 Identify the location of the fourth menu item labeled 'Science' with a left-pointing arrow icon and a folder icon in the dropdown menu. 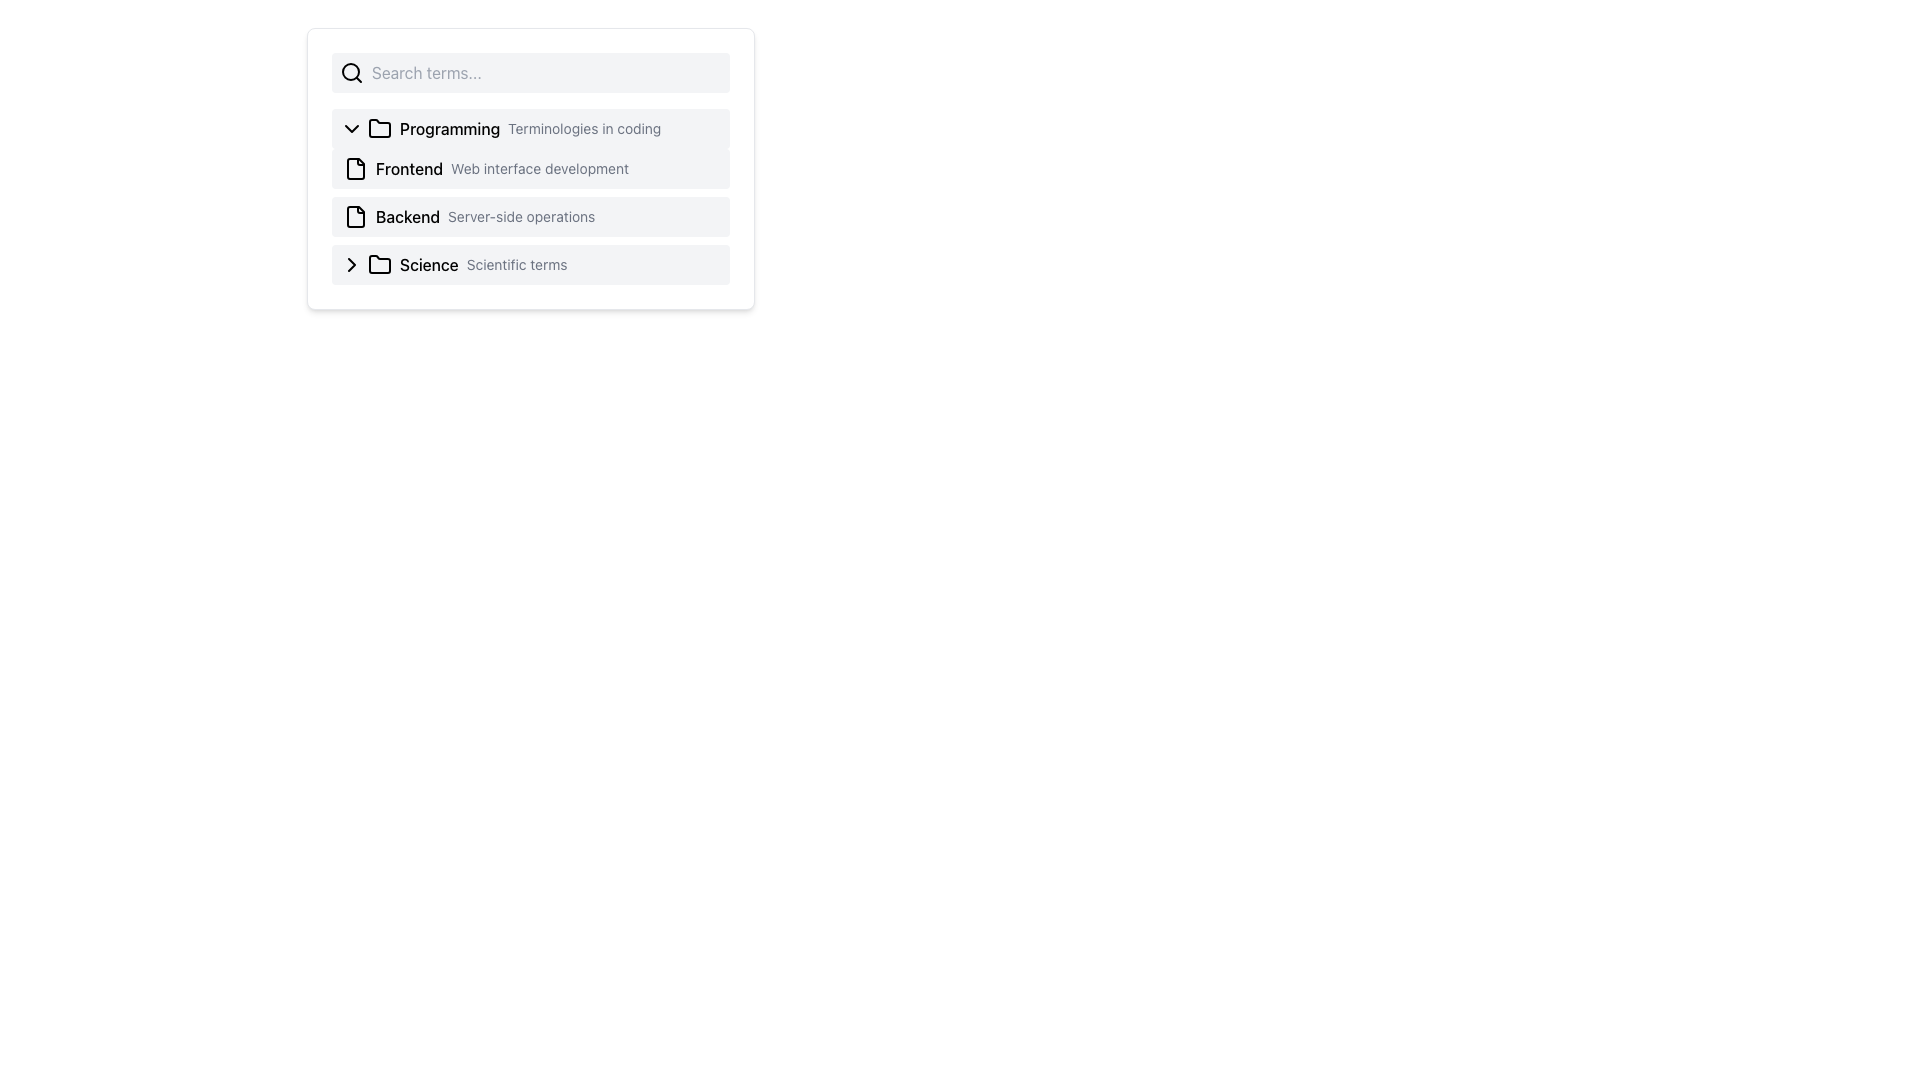
(531, 264).